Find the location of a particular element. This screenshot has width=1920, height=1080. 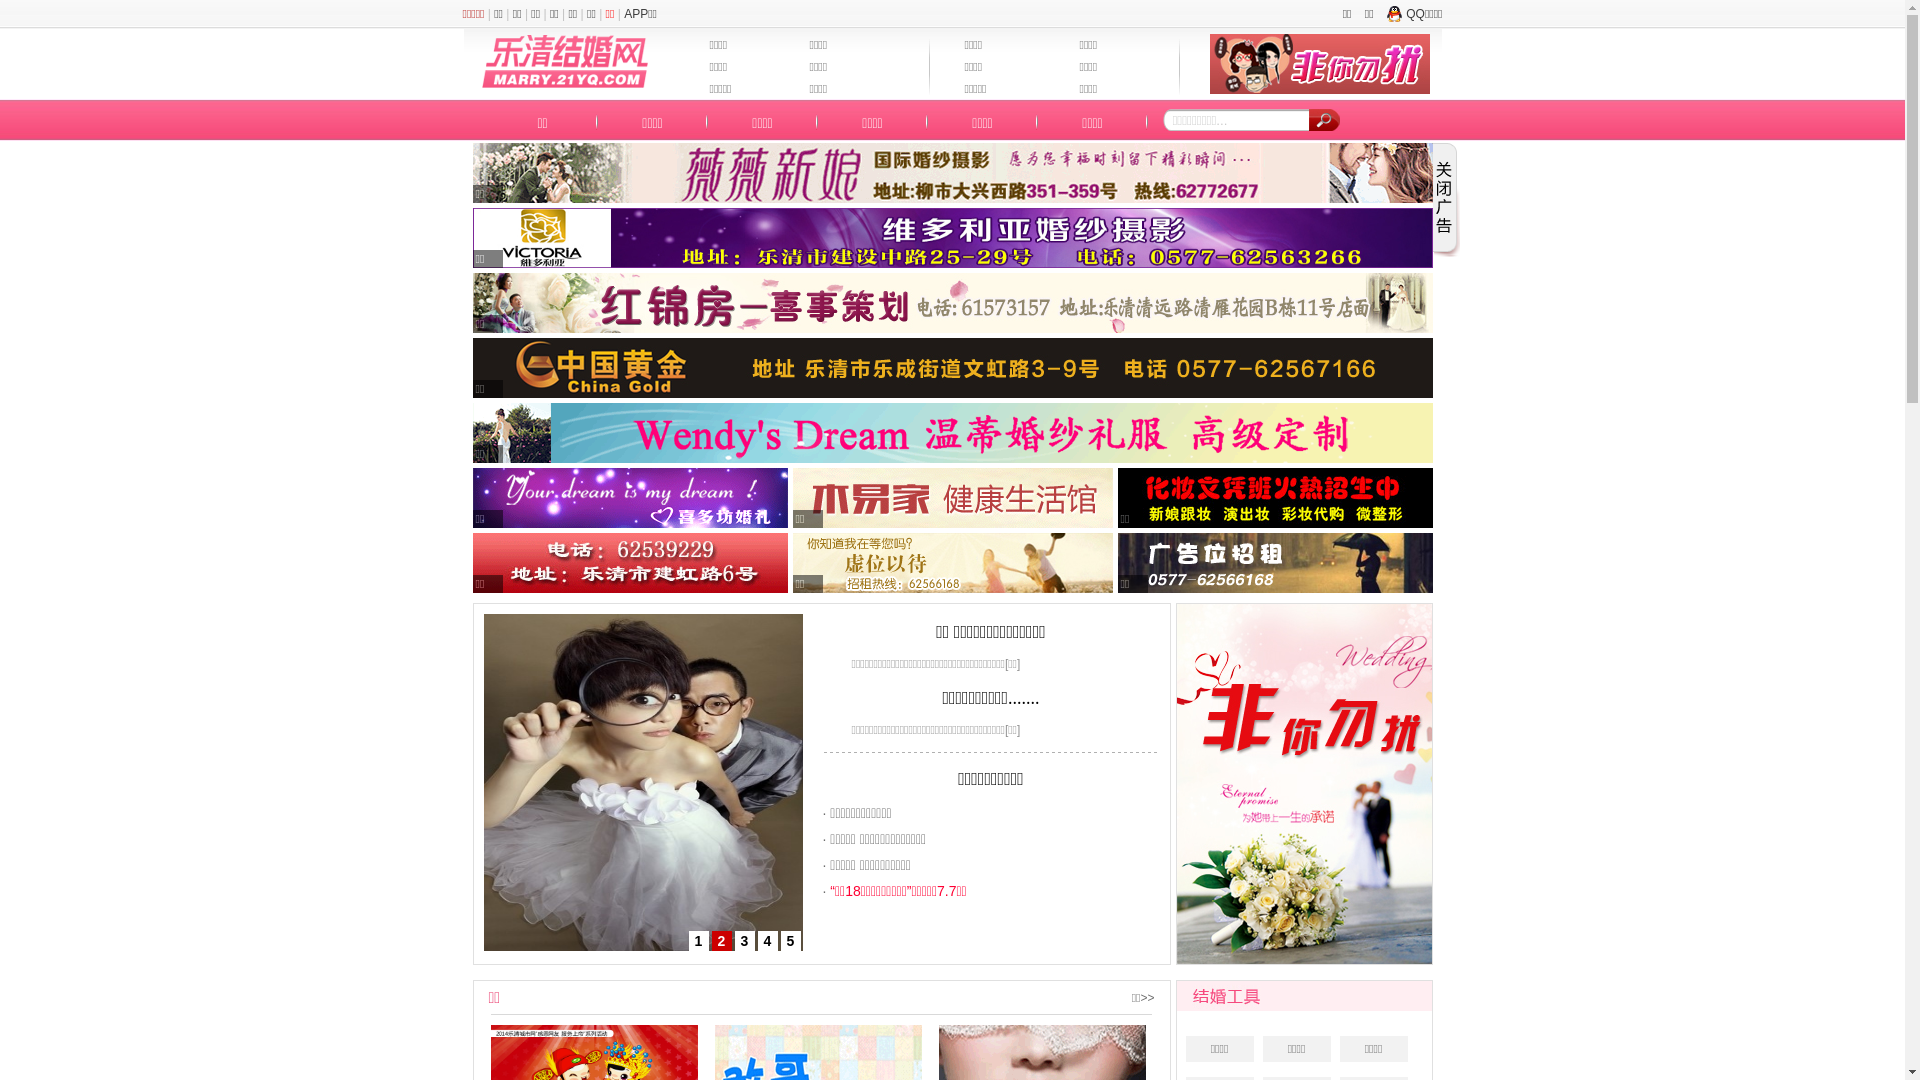

'4' is located at coordinates (757, 941).